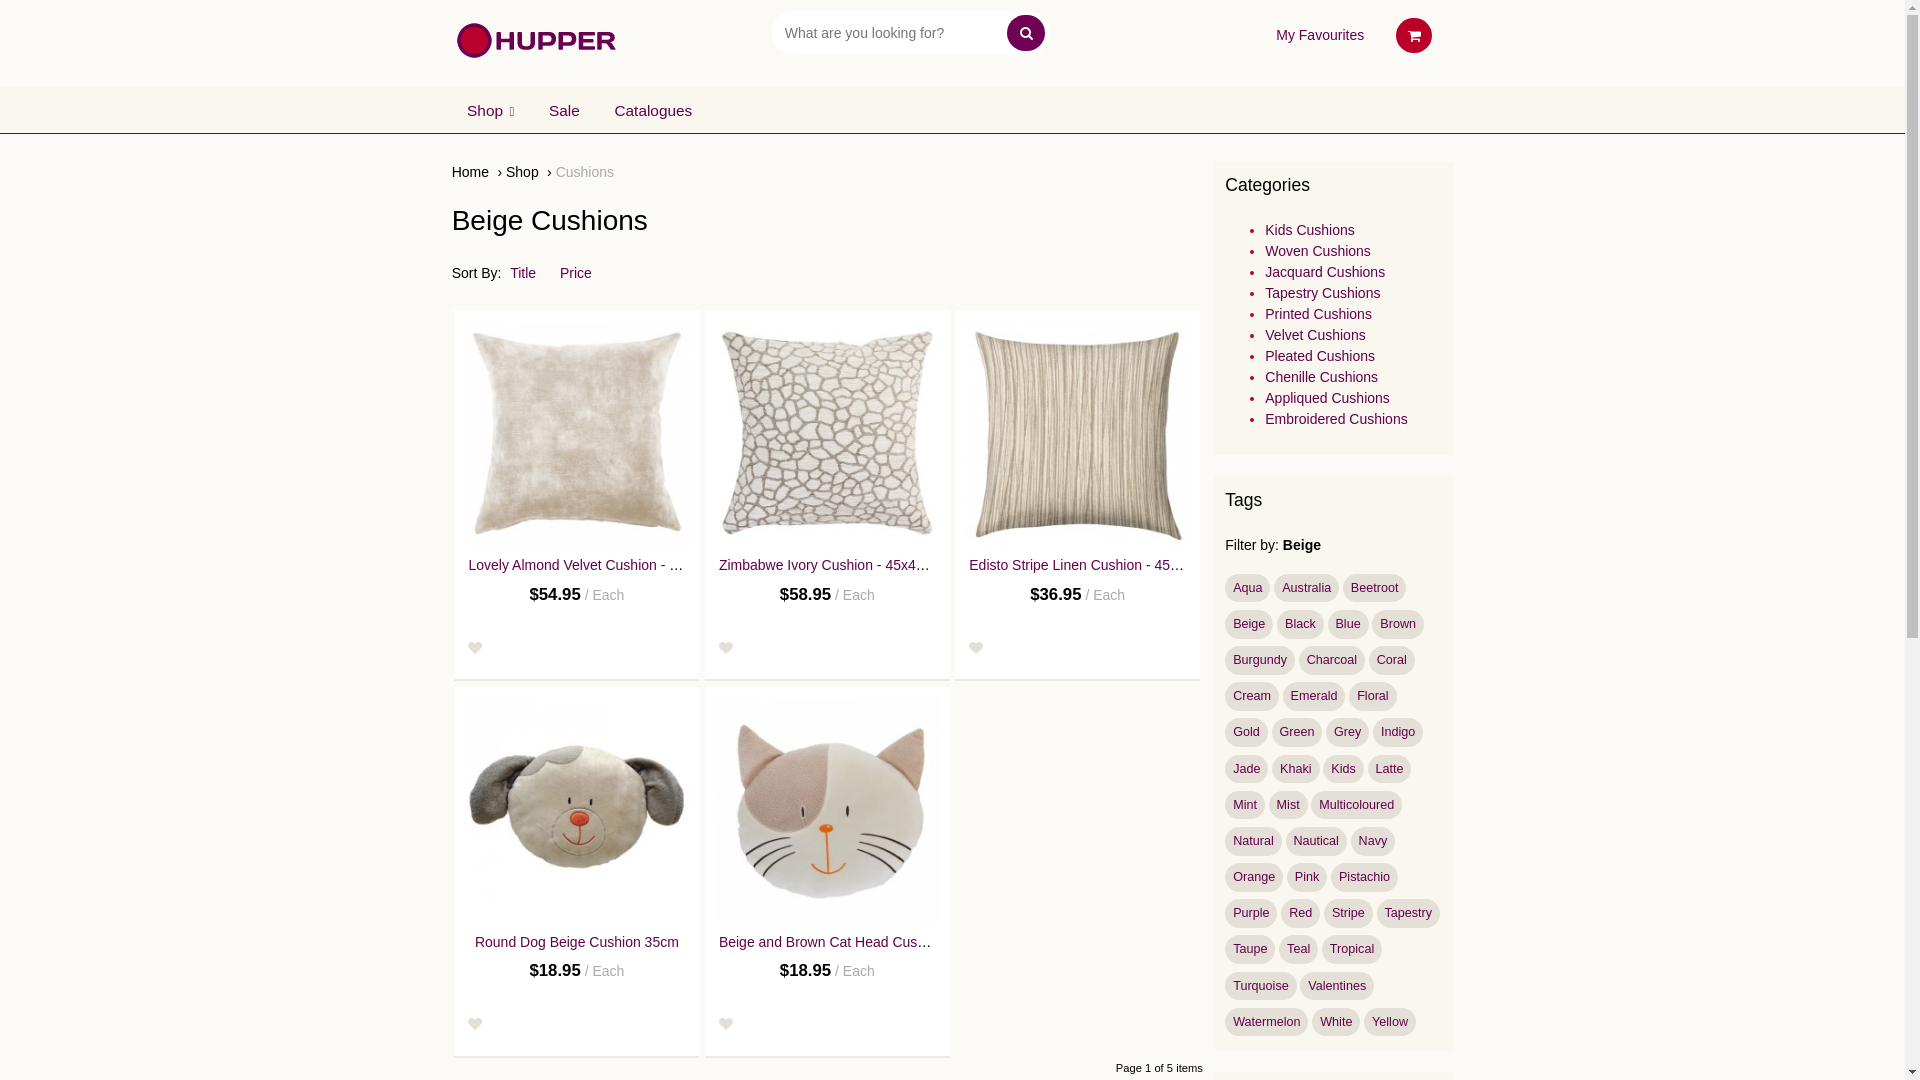  I want to click on 'Natural', so click(1251, 841).